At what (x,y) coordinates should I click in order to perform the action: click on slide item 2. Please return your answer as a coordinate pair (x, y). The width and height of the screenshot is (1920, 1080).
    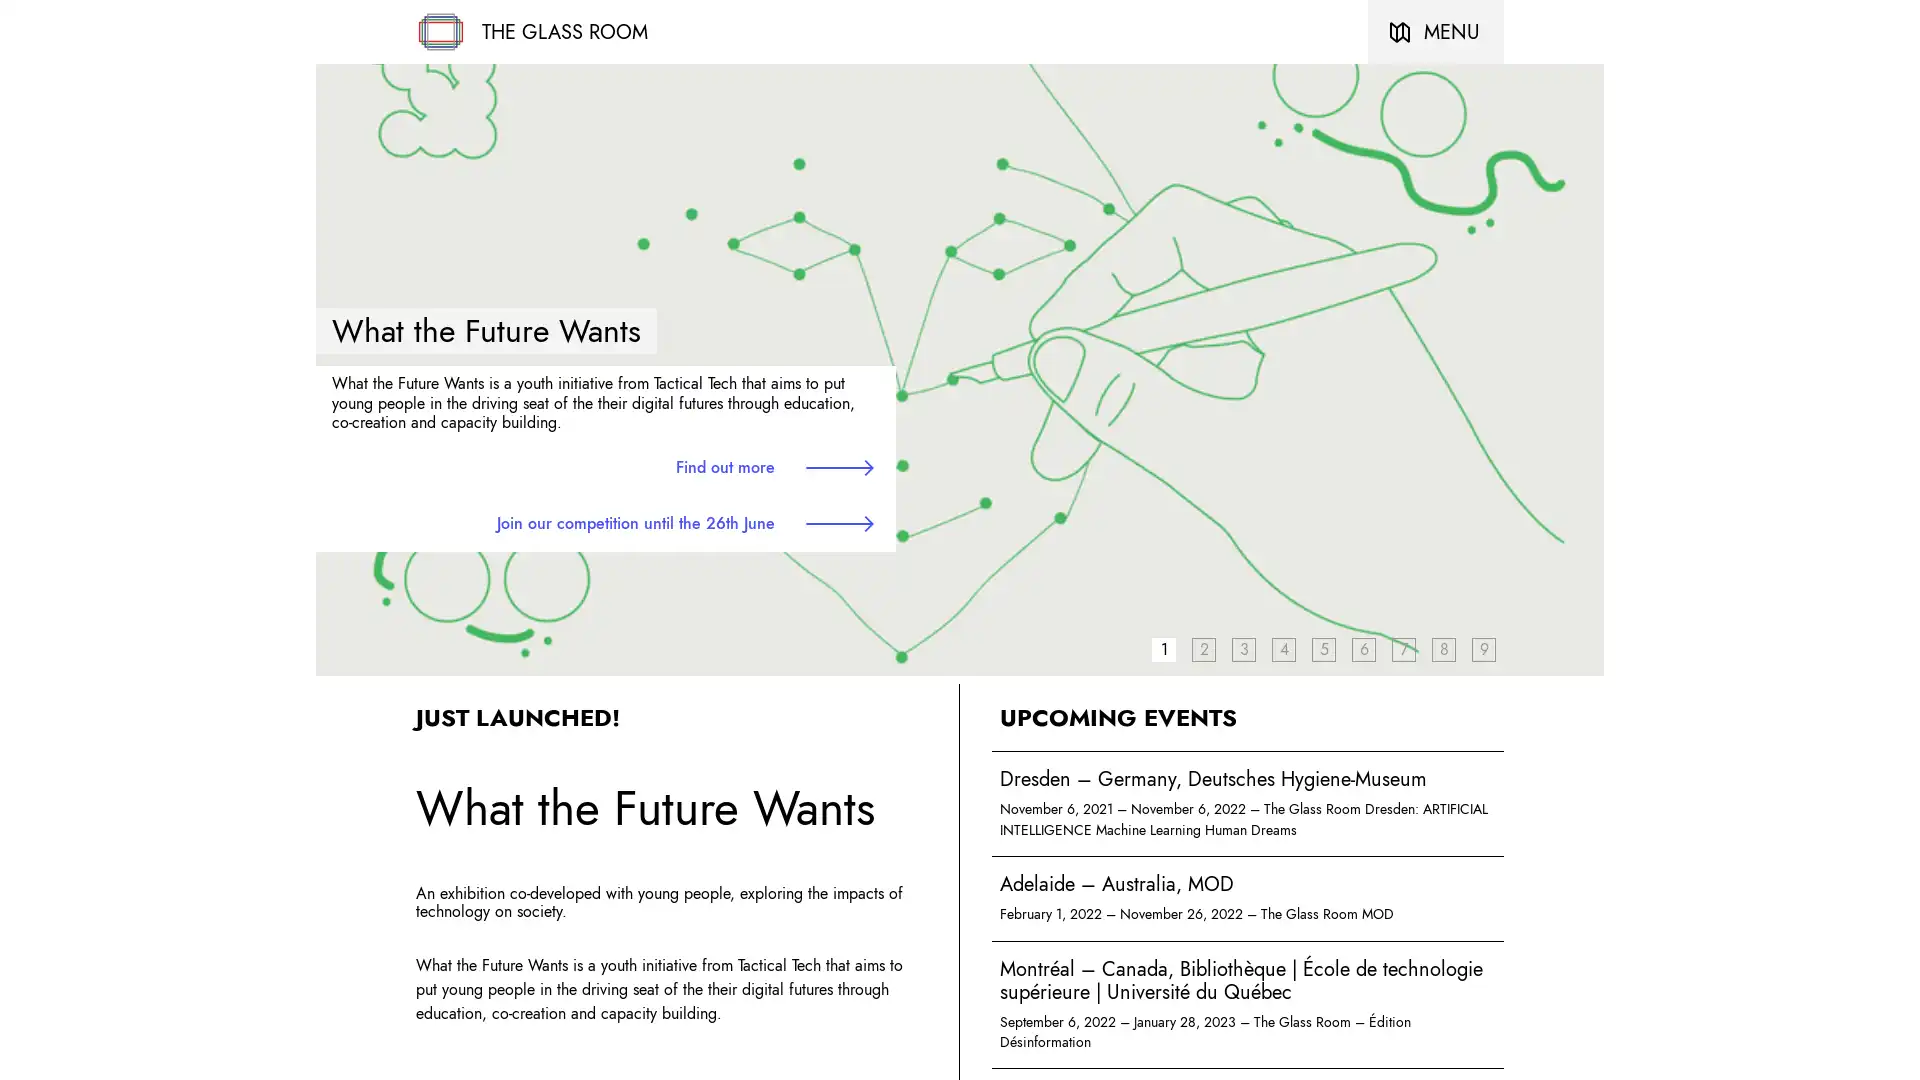
    Looking at the image, I should click on (1203, 648).